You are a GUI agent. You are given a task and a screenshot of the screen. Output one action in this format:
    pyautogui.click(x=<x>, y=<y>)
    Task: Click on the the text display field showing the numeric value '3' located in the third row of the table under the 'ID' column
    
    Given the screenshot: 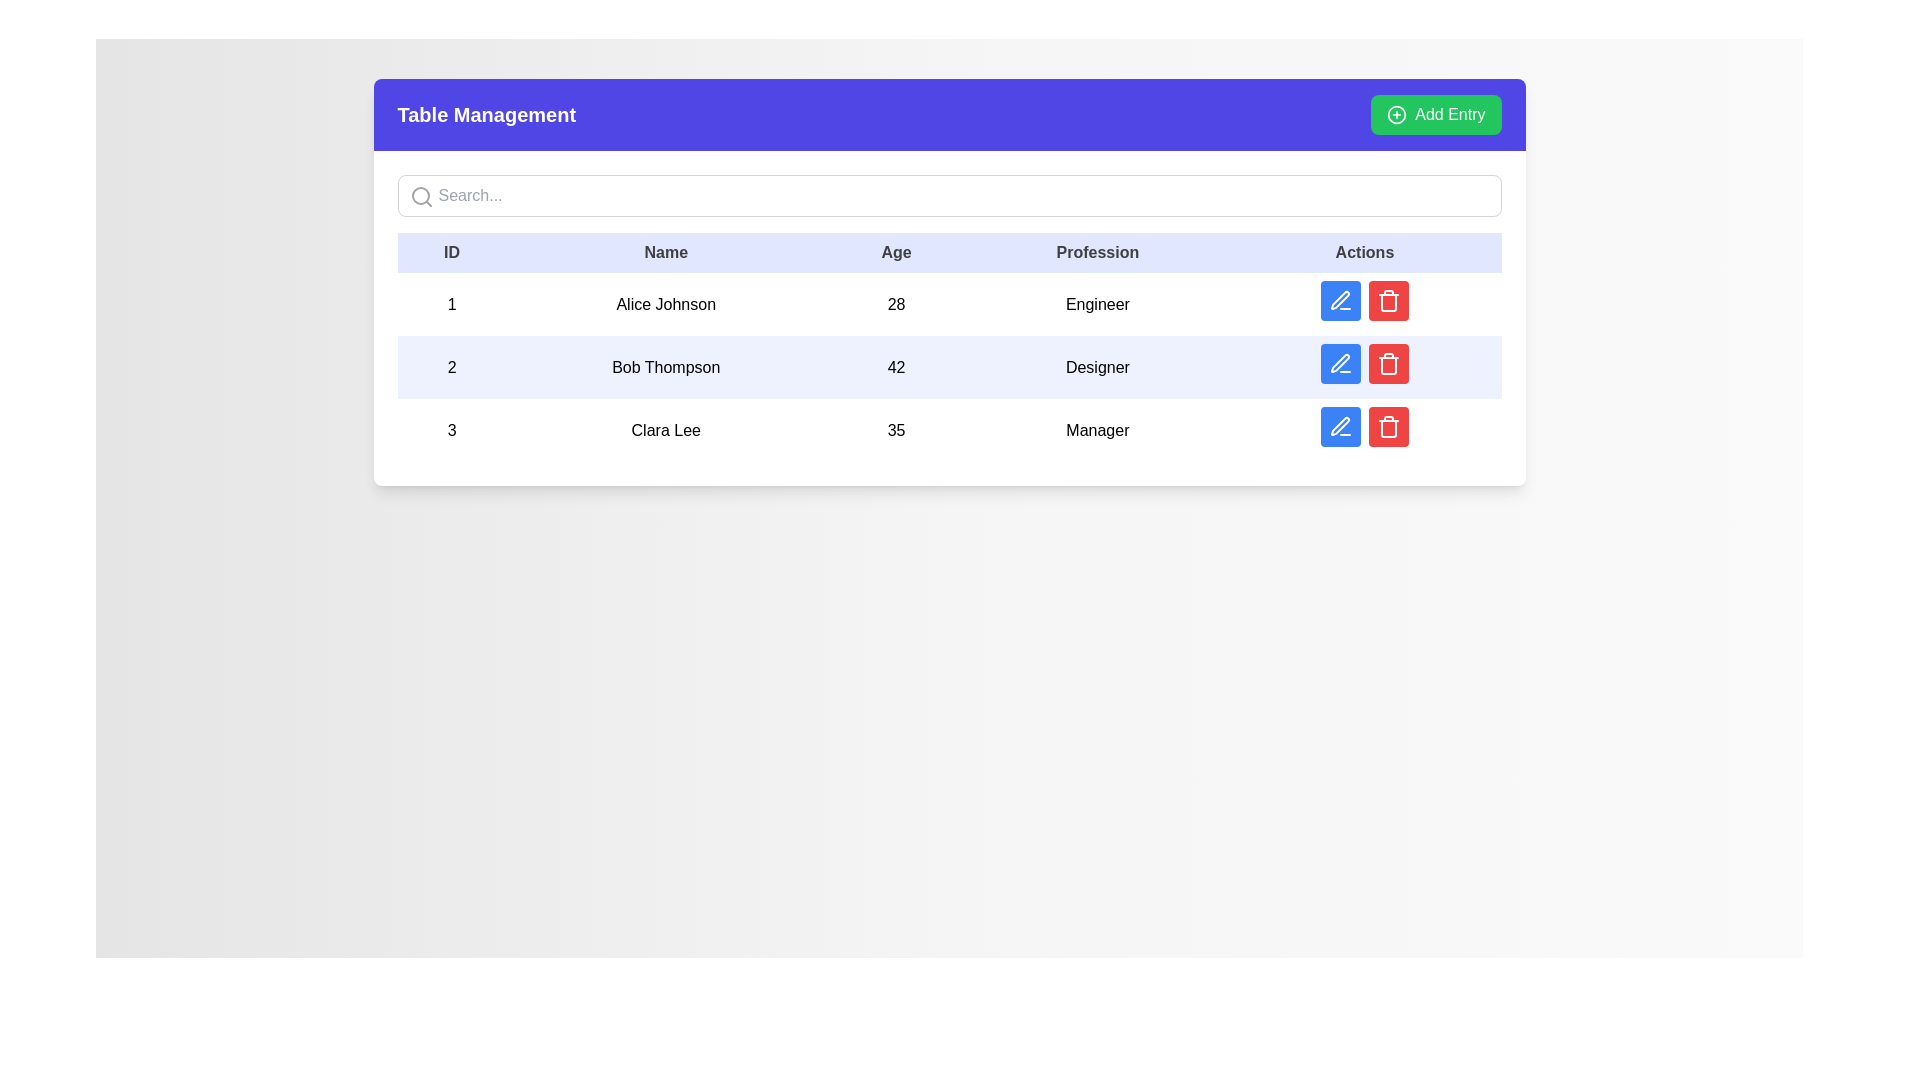 What is the action you would take?
    pyautogui.click(x=451, y=429)
    